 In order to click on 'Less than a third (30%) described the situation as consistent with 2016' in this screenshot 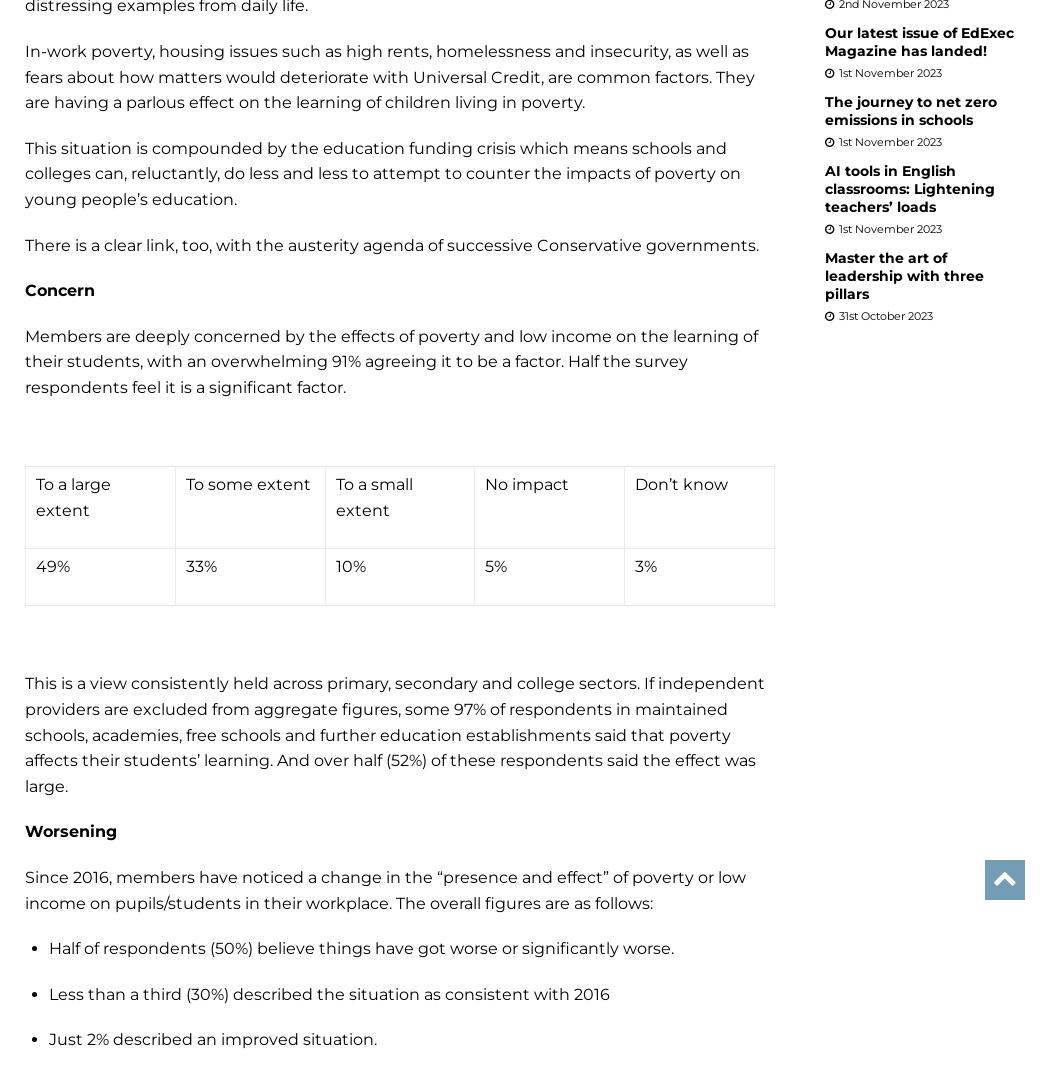, I will do `click(329, 992)`.